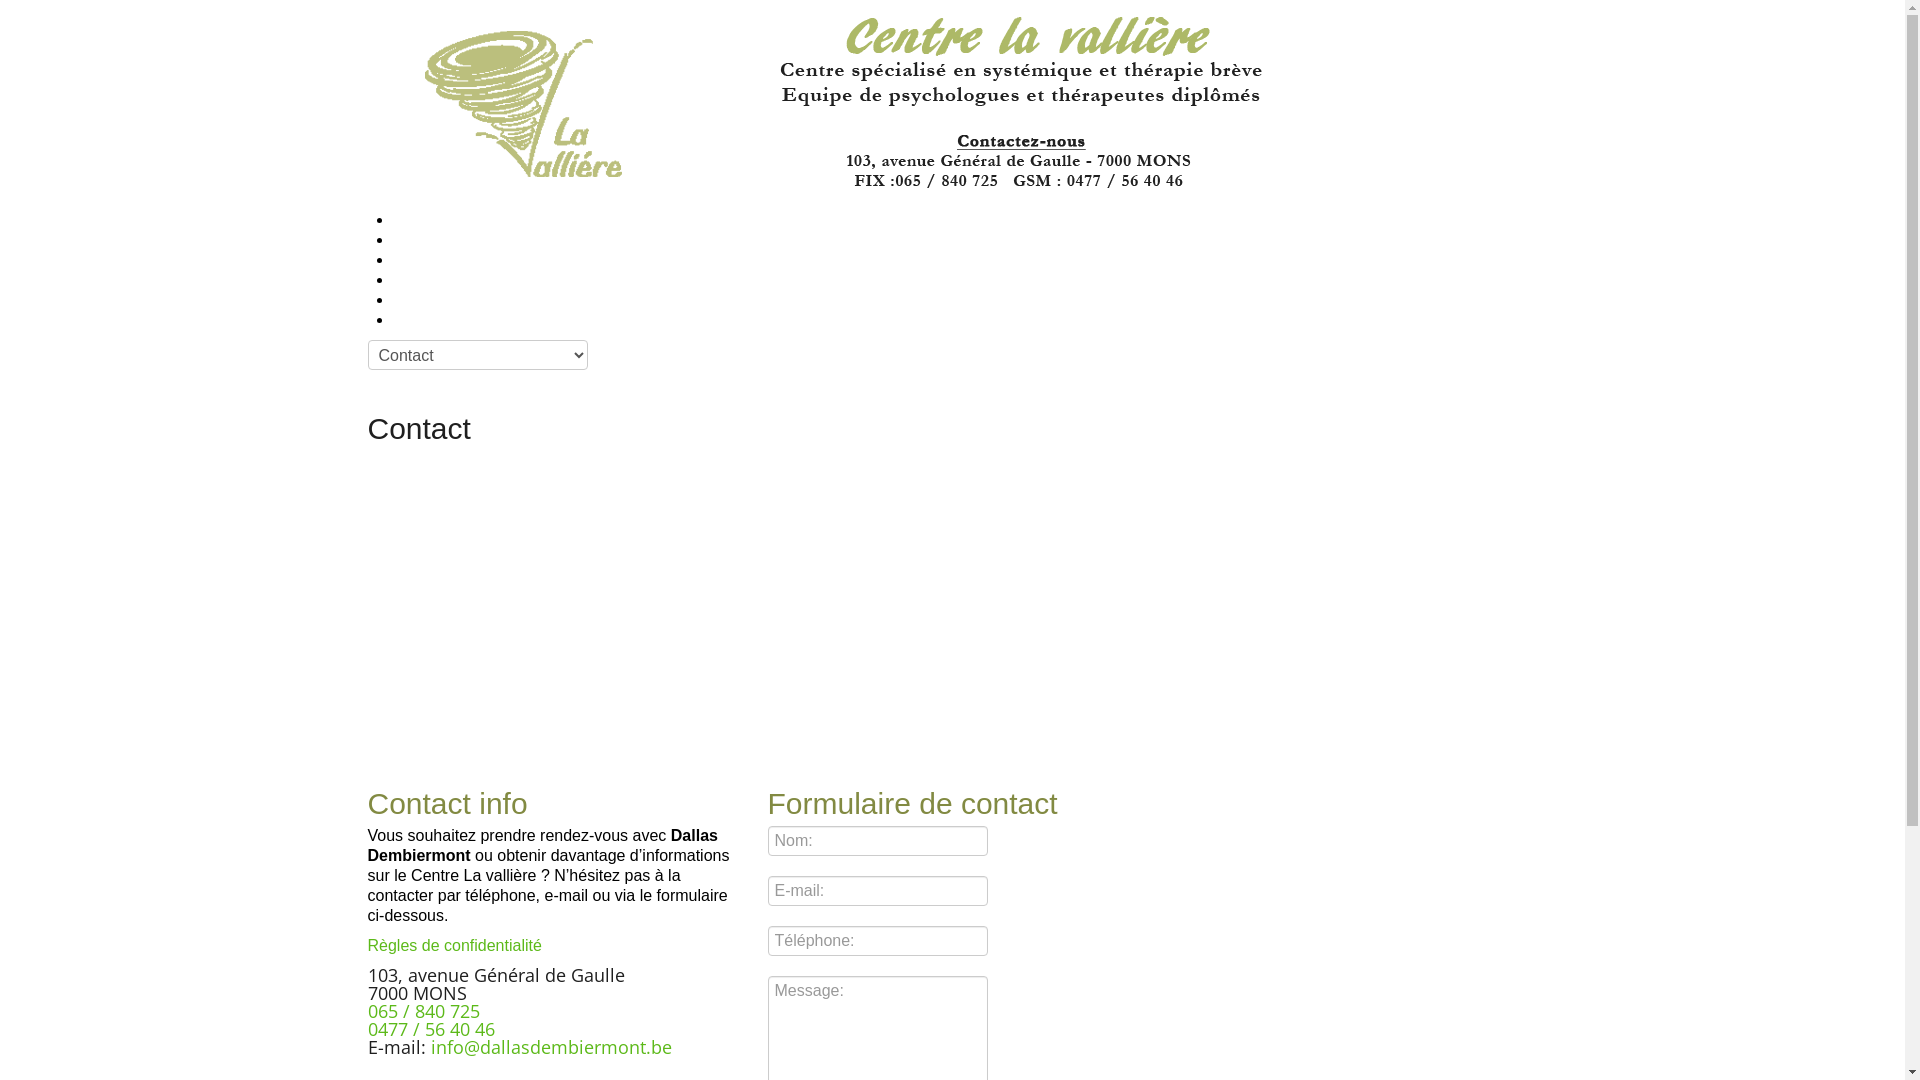 The height and width of the screenshot is (1080, 1920). What do you see at coordinates (408, 259) in the screenshot?
I see `'Equipe'` at bounding box center [408, 259].